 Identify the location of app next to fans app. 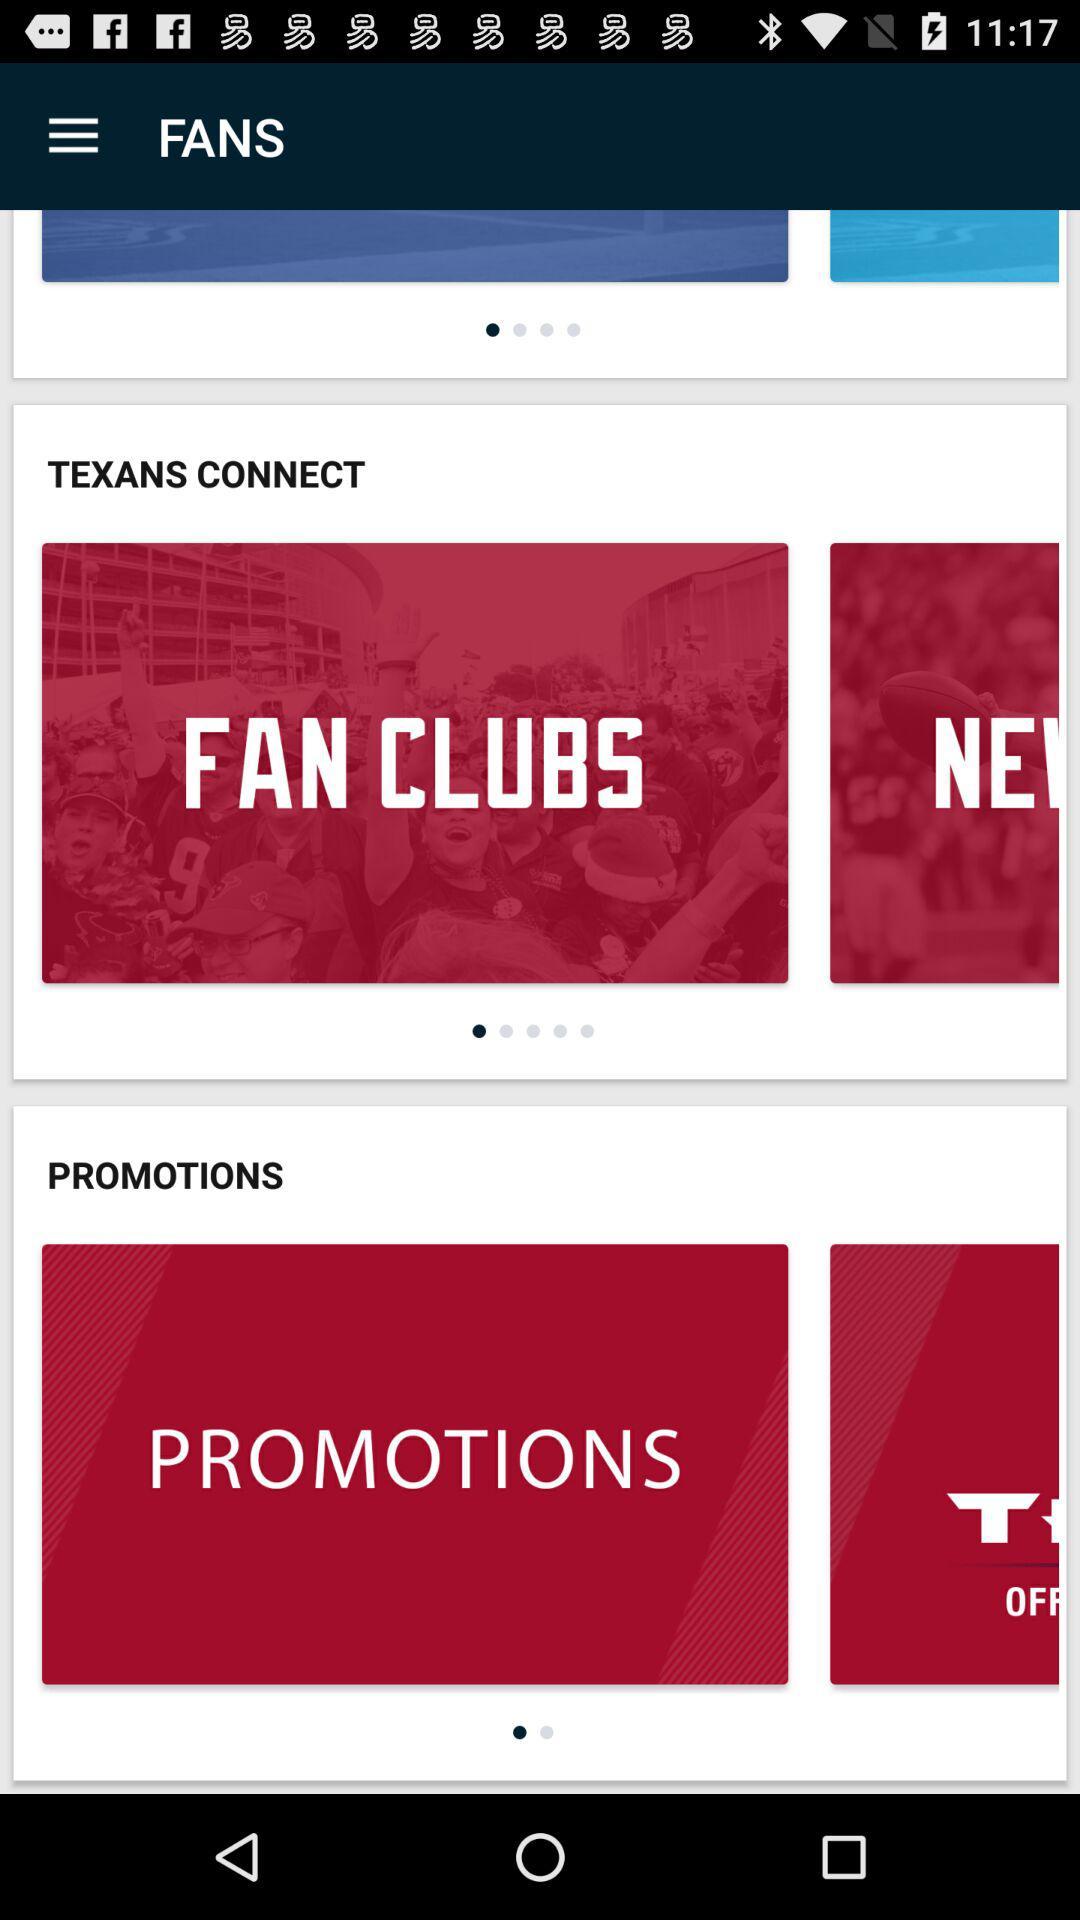
(72, 135).